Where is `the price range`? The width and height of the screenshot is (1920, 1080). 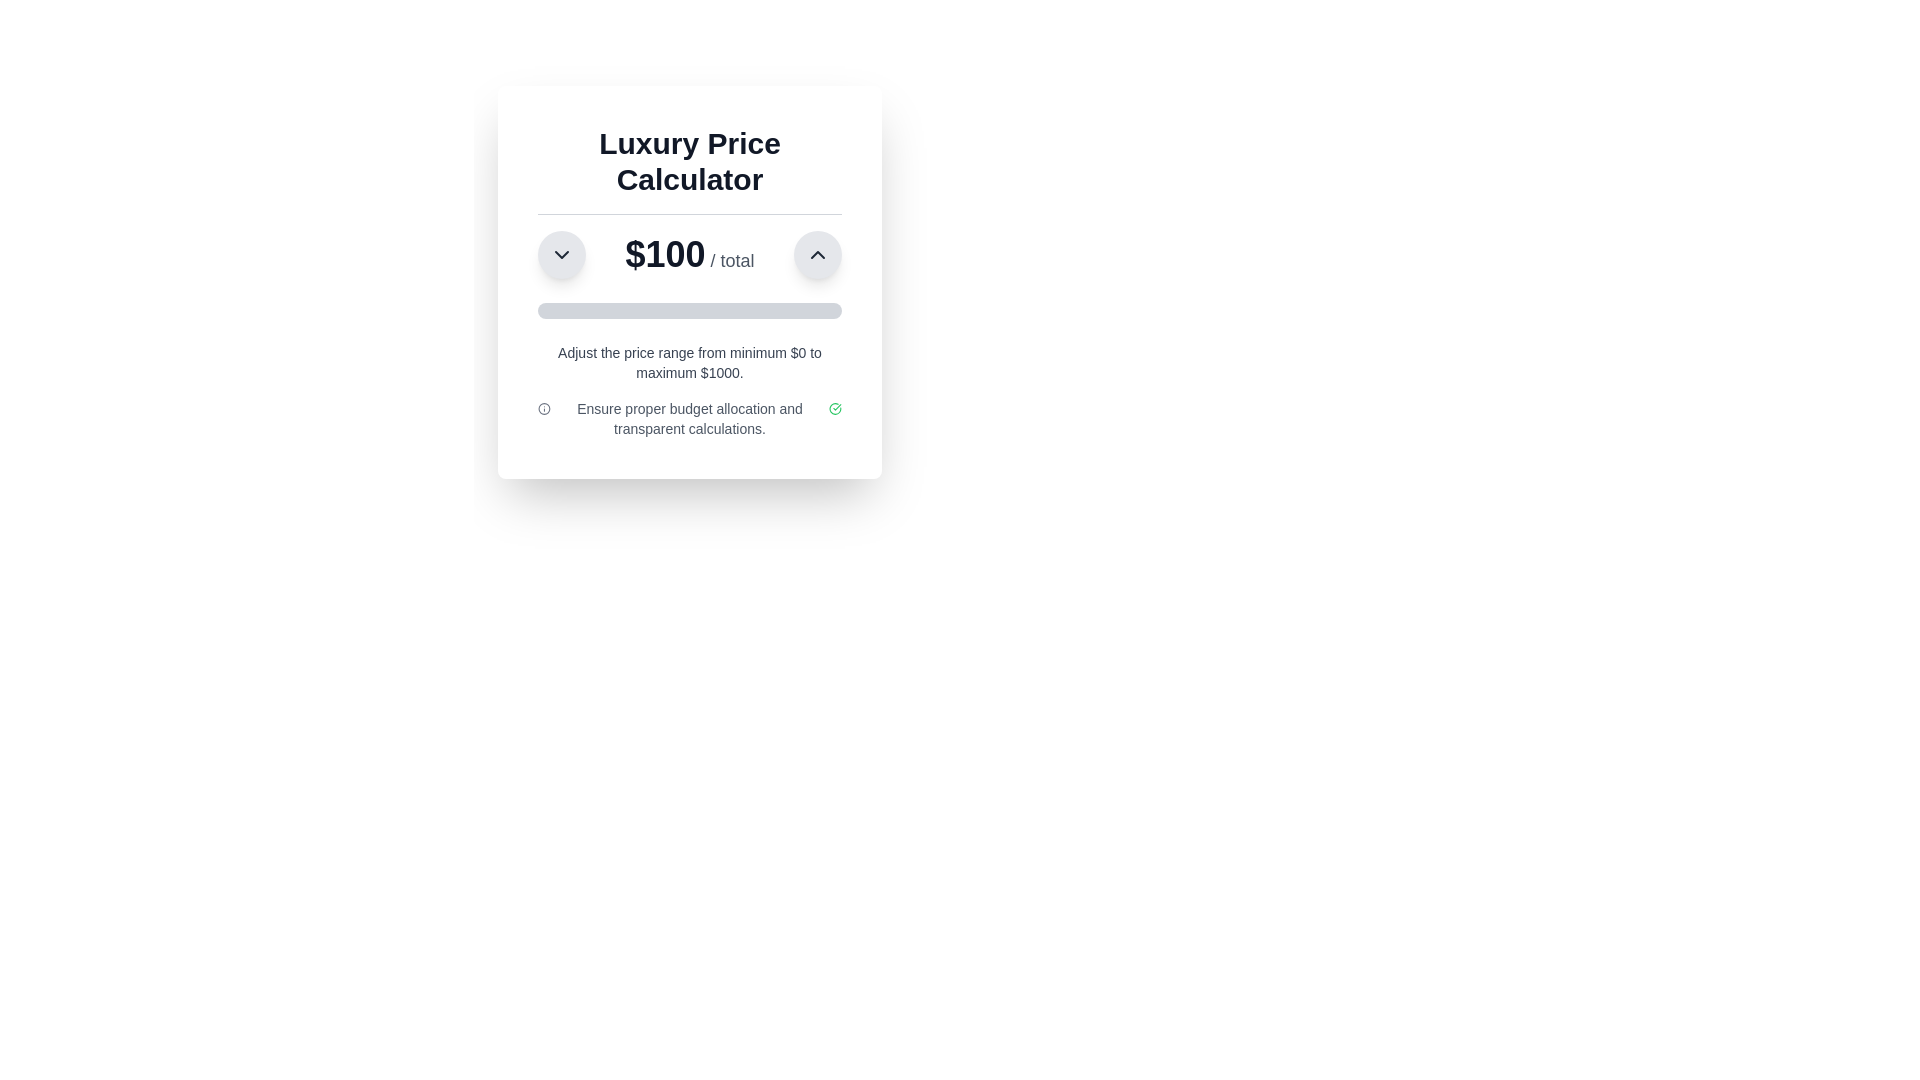 the price range is located at coordinates (687, 311).